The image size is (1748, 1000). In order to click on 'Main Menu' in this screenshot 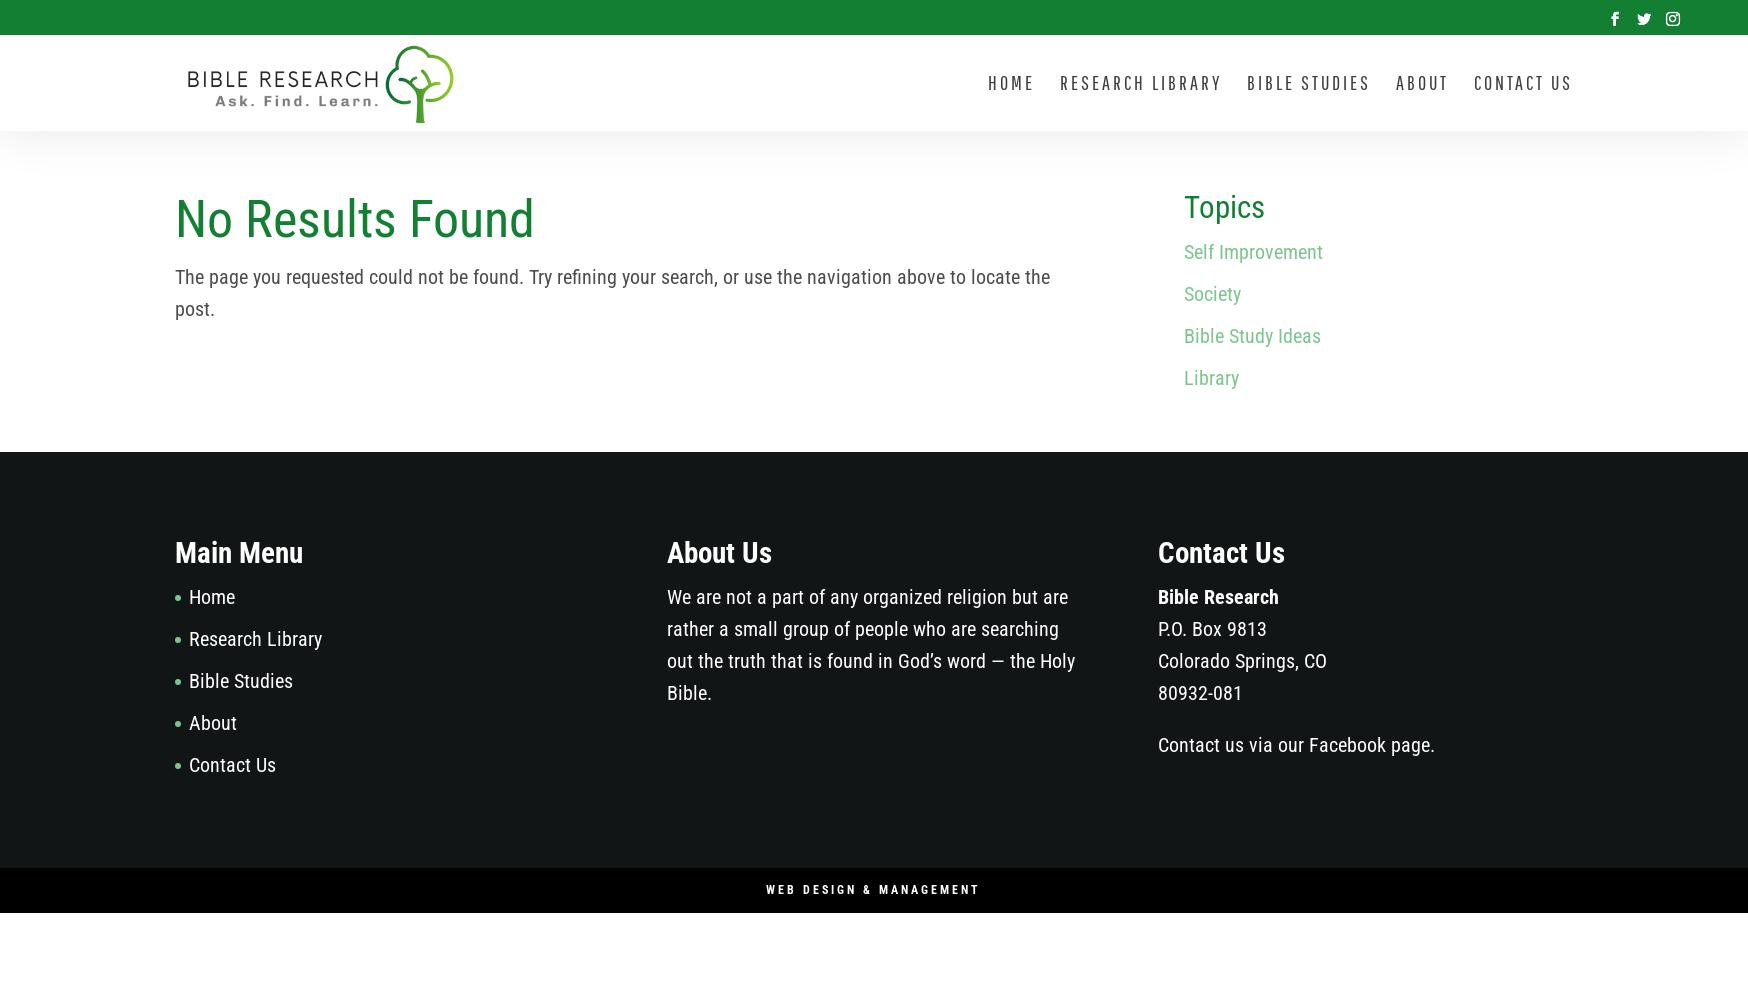, I will do `click(238, 553)`.